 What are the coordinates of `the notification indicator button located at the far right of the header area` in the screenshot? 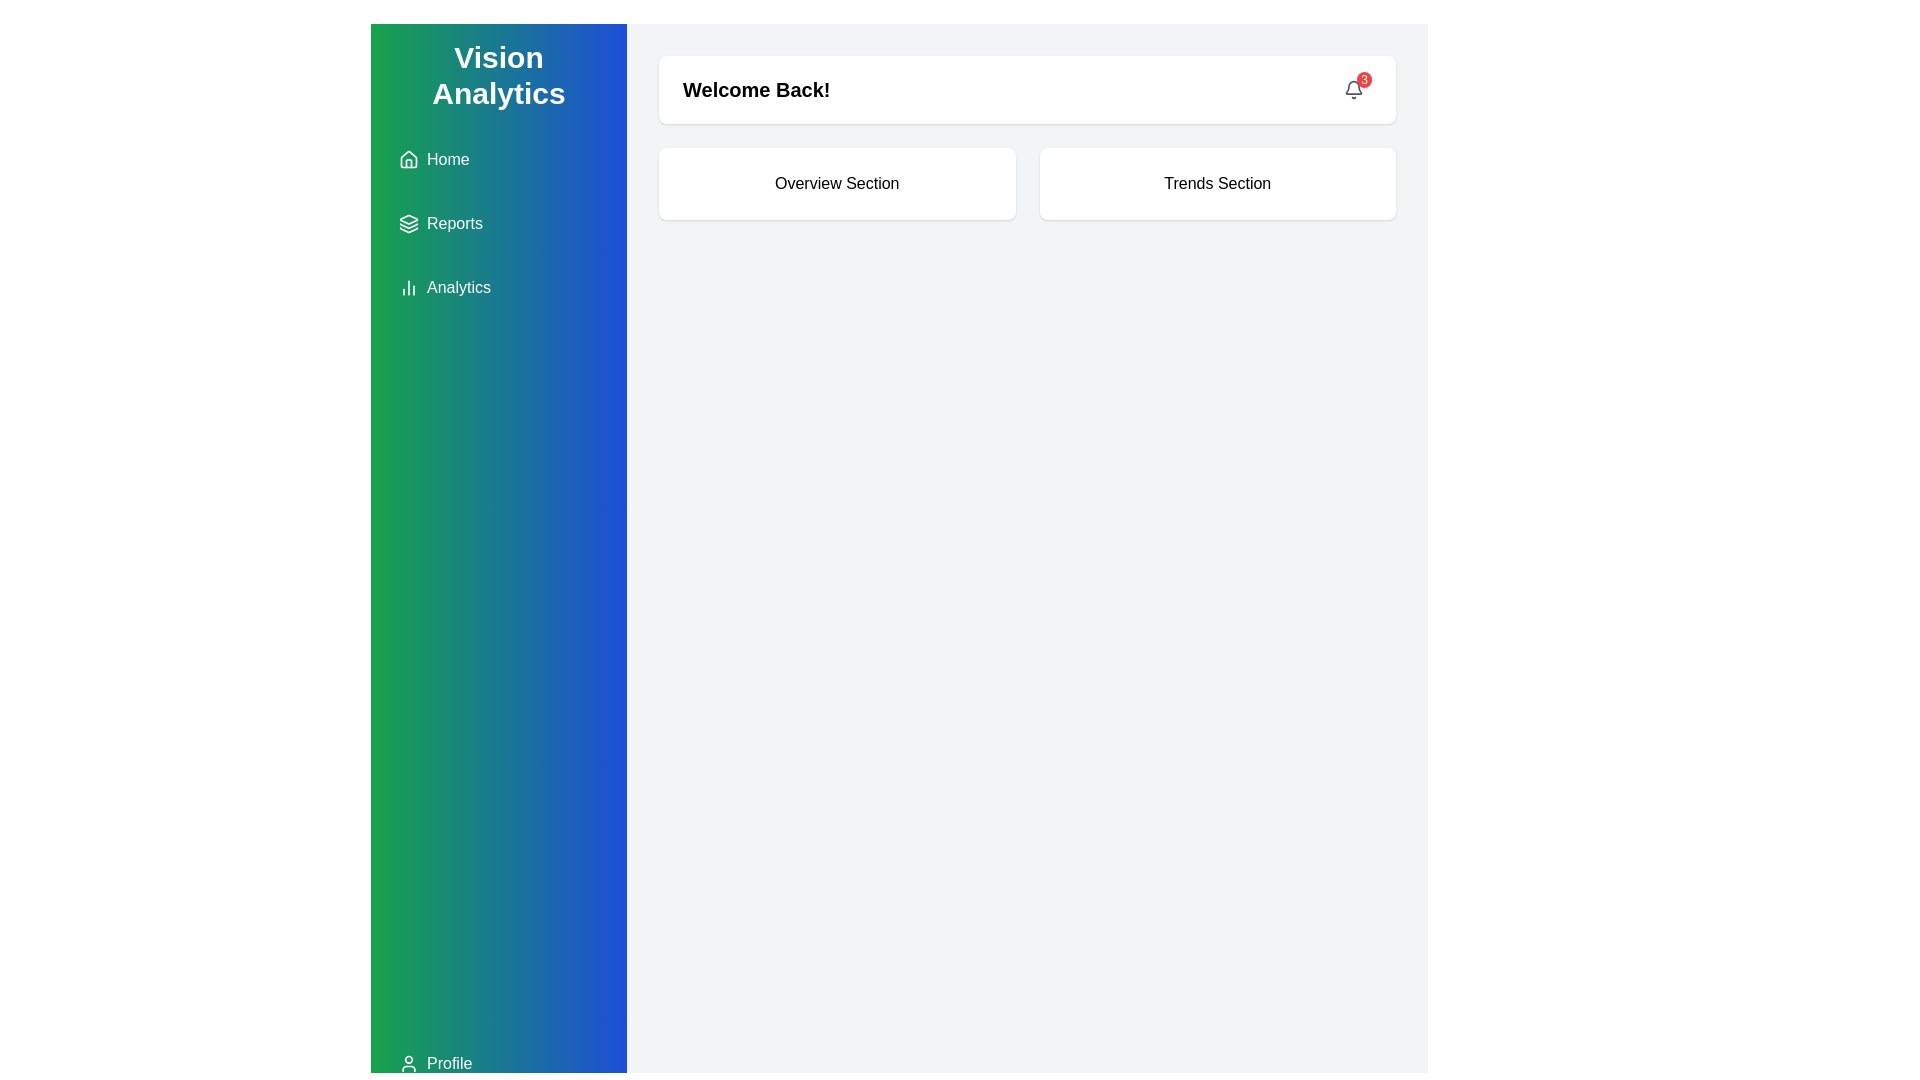 It's located at (1353, 88).